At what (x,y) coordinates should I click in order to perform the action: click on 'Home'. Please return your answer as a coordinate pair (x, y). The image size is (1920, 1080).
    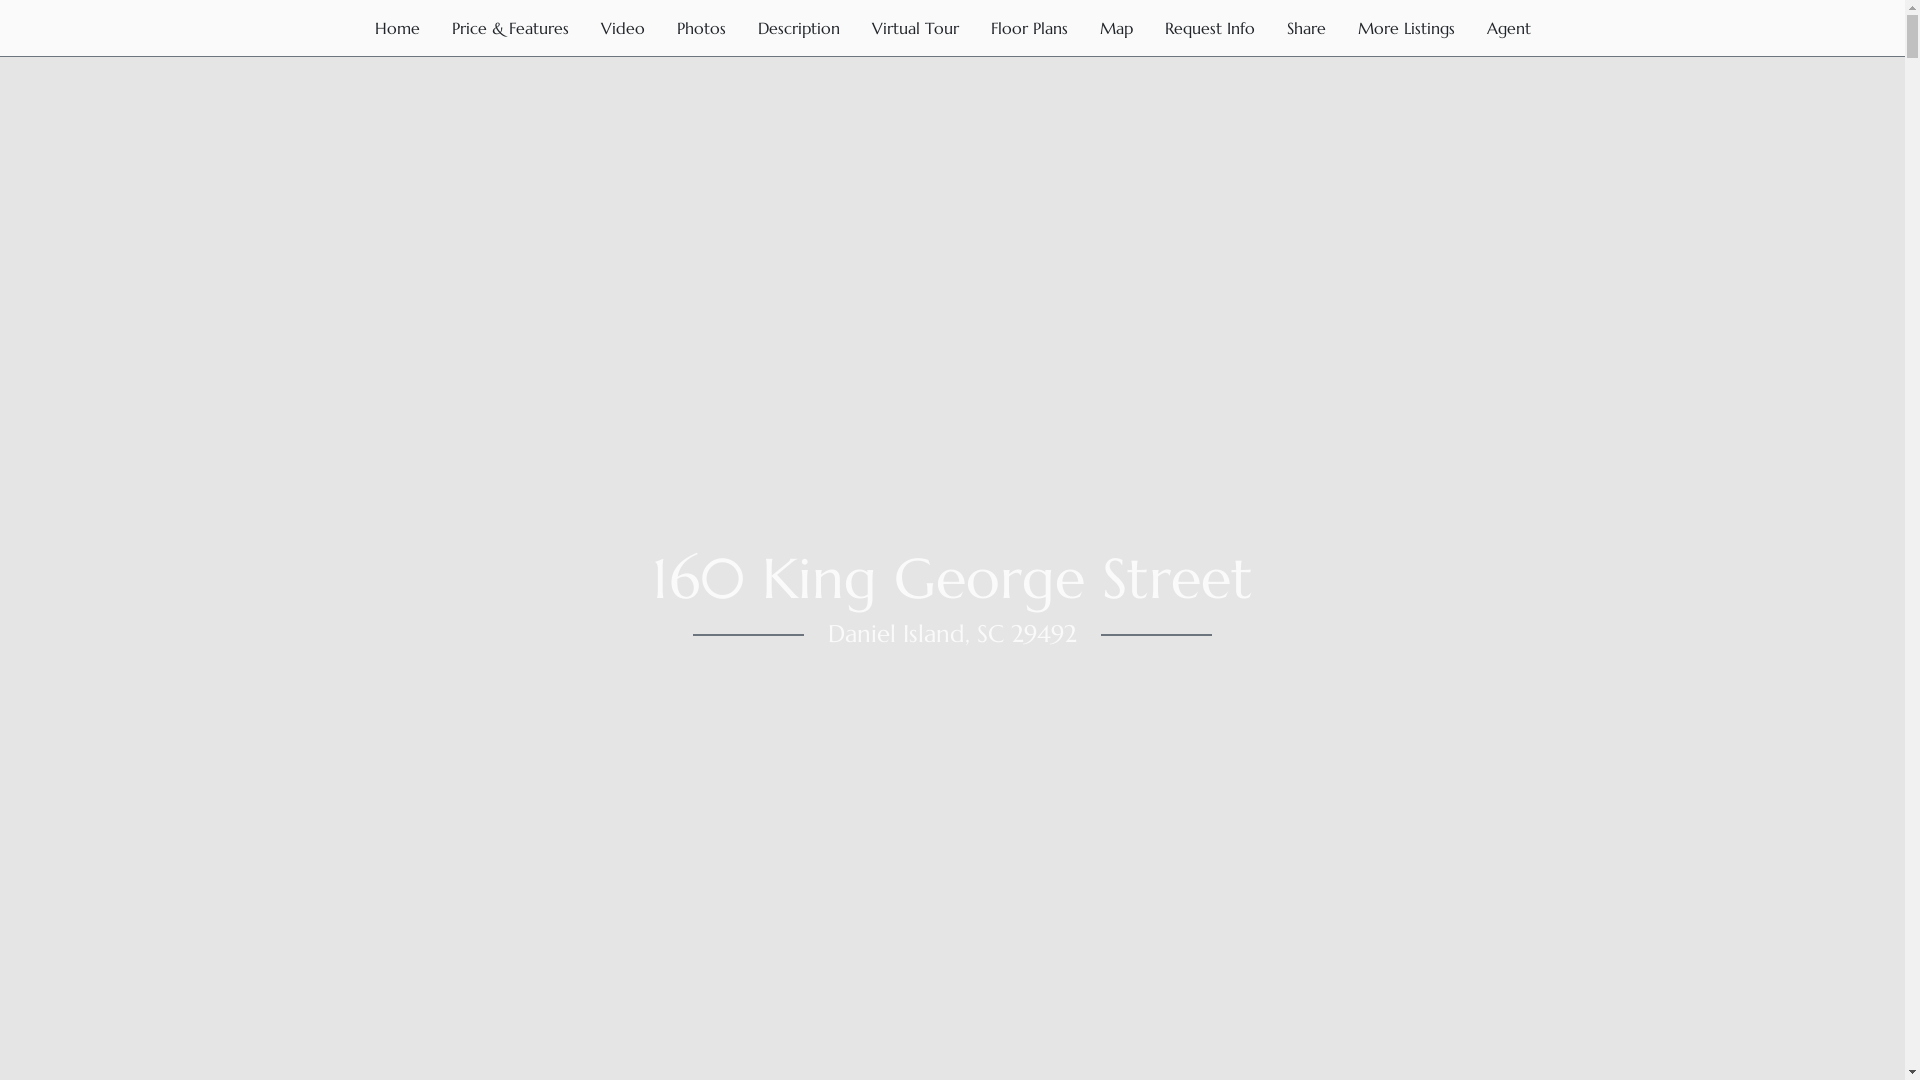
    Looking at the image, I should click on (396, 27).